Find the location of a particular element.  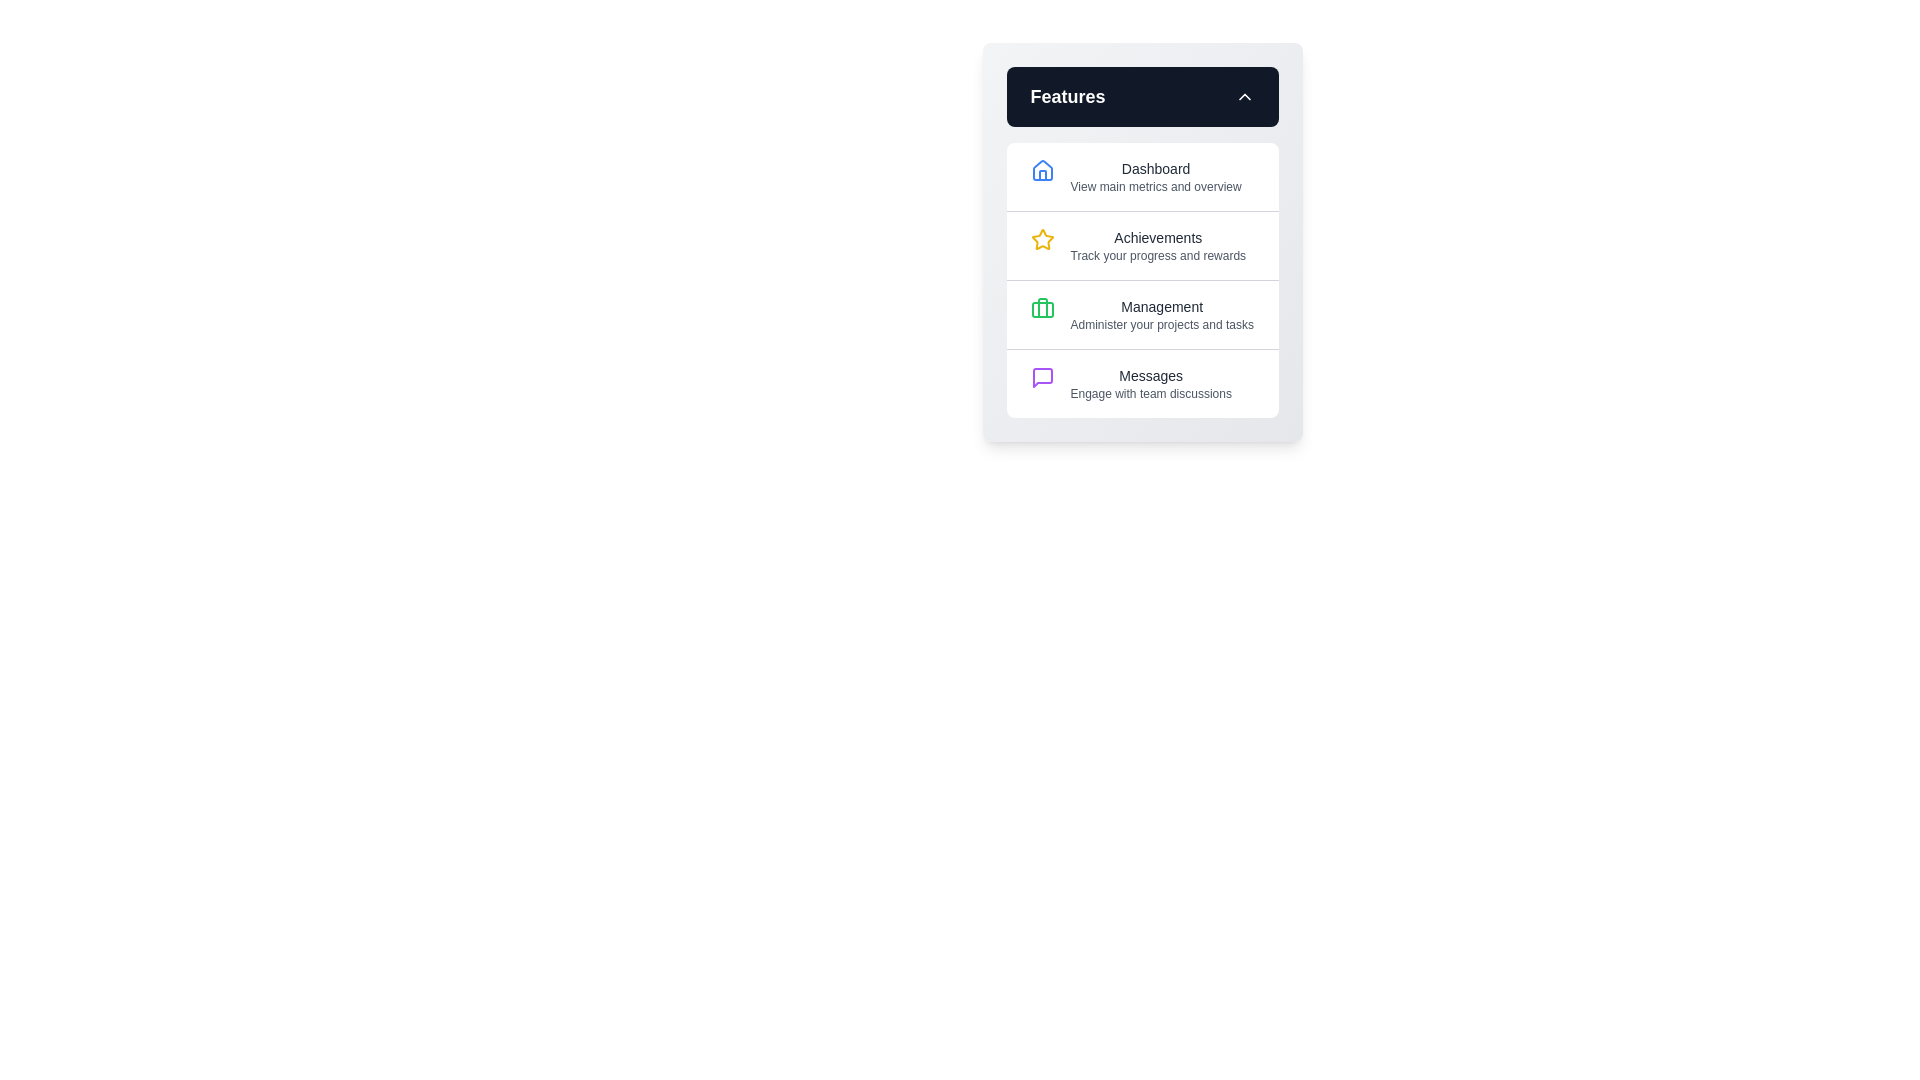

the descriptive subtitle text label for the 'Achievements' section located beneath the 'Achievements' text and next to a star icon in the 'Features' section is located at coordinates (1158, 254).